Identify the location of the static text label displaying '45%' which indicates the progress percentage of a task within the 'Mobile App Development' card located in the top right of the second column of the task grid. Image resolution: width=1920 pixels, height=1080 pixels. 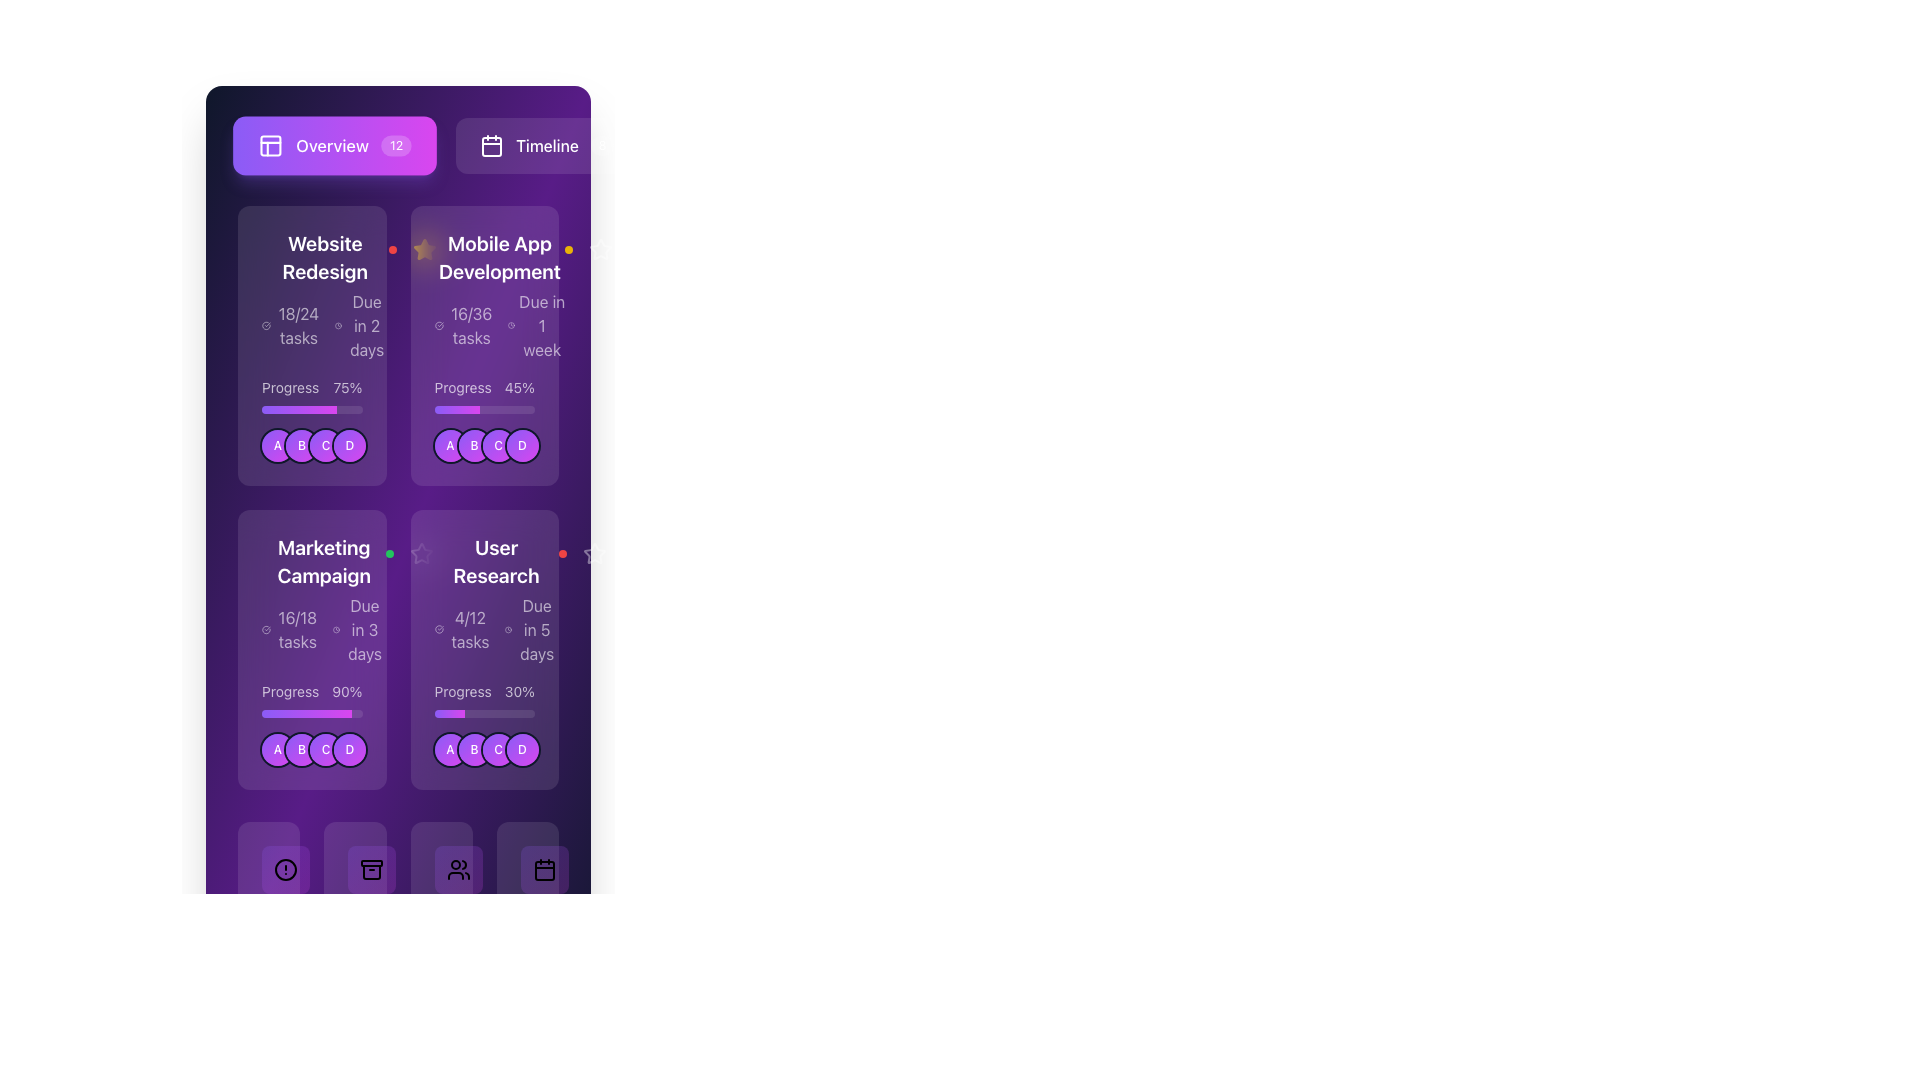
(519, 388).